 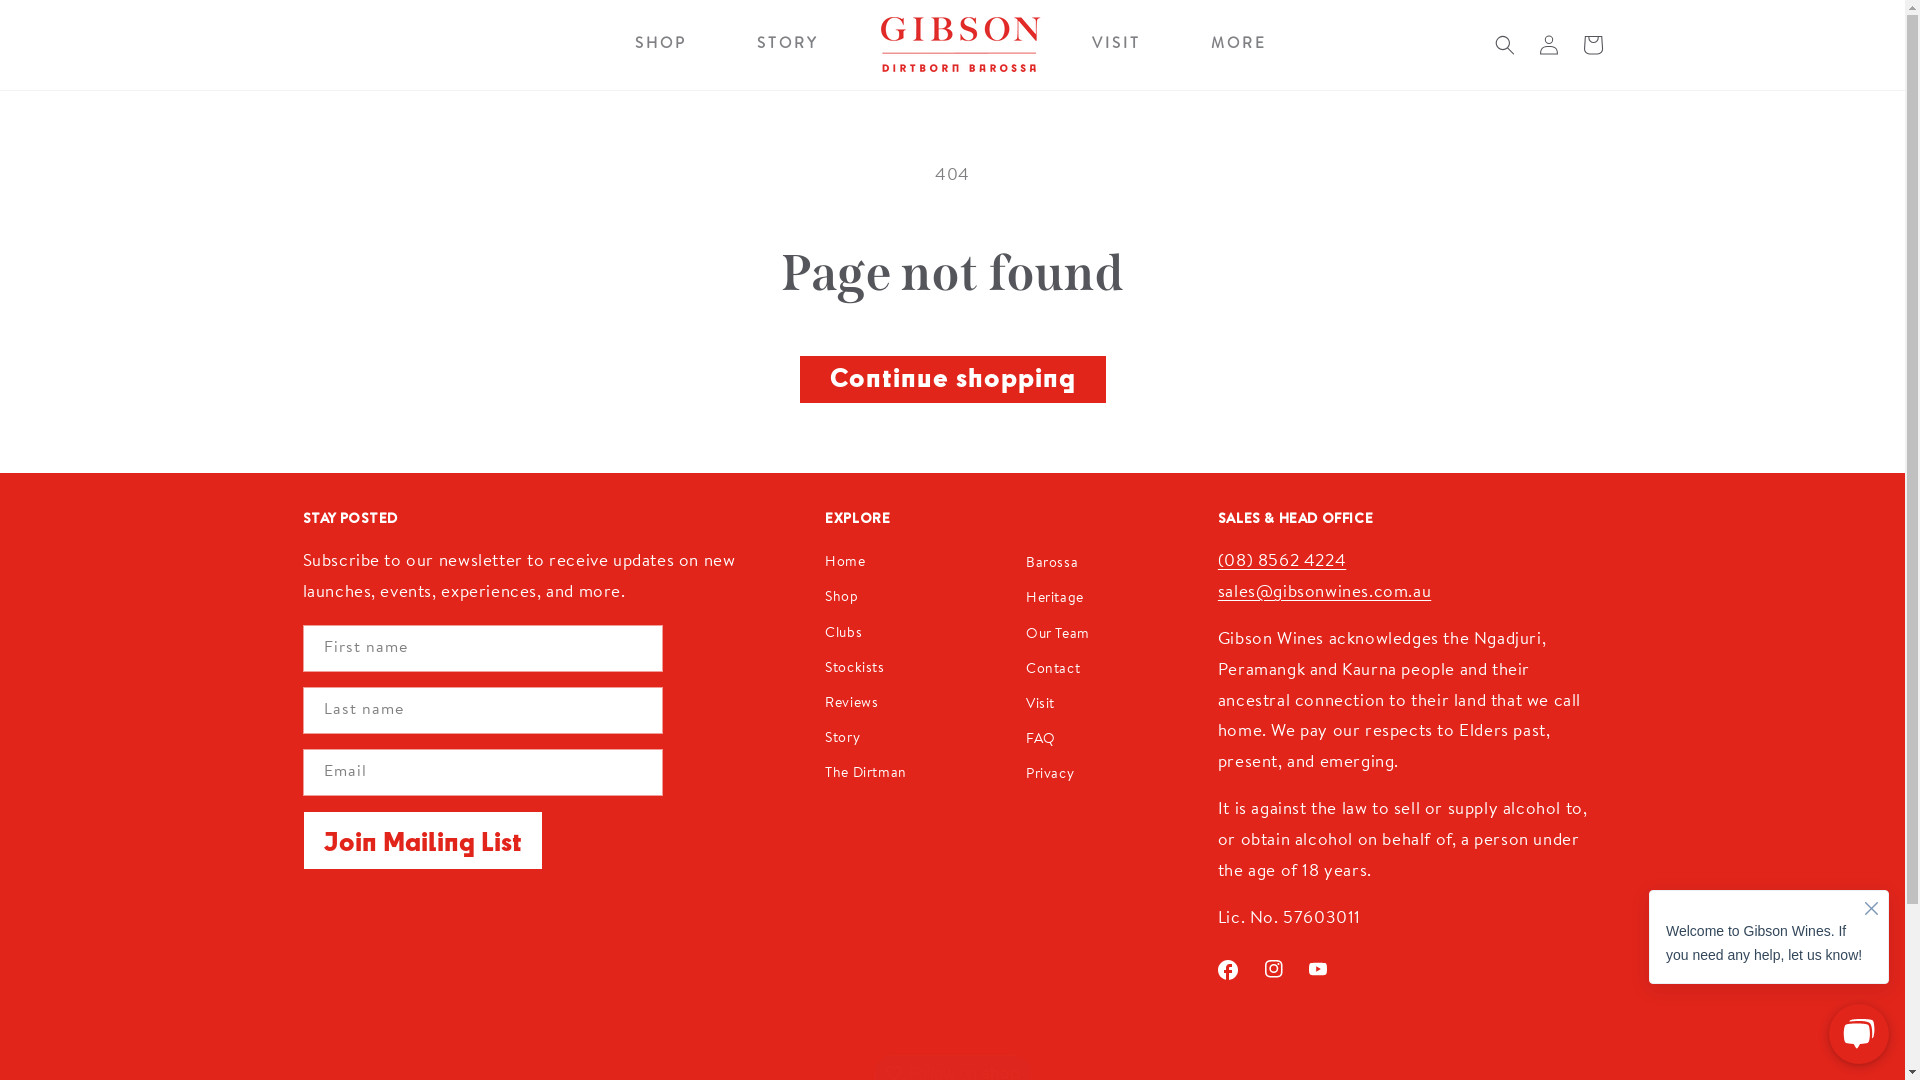 I want to click on 'VISIT', so click(x=1090, y=45).